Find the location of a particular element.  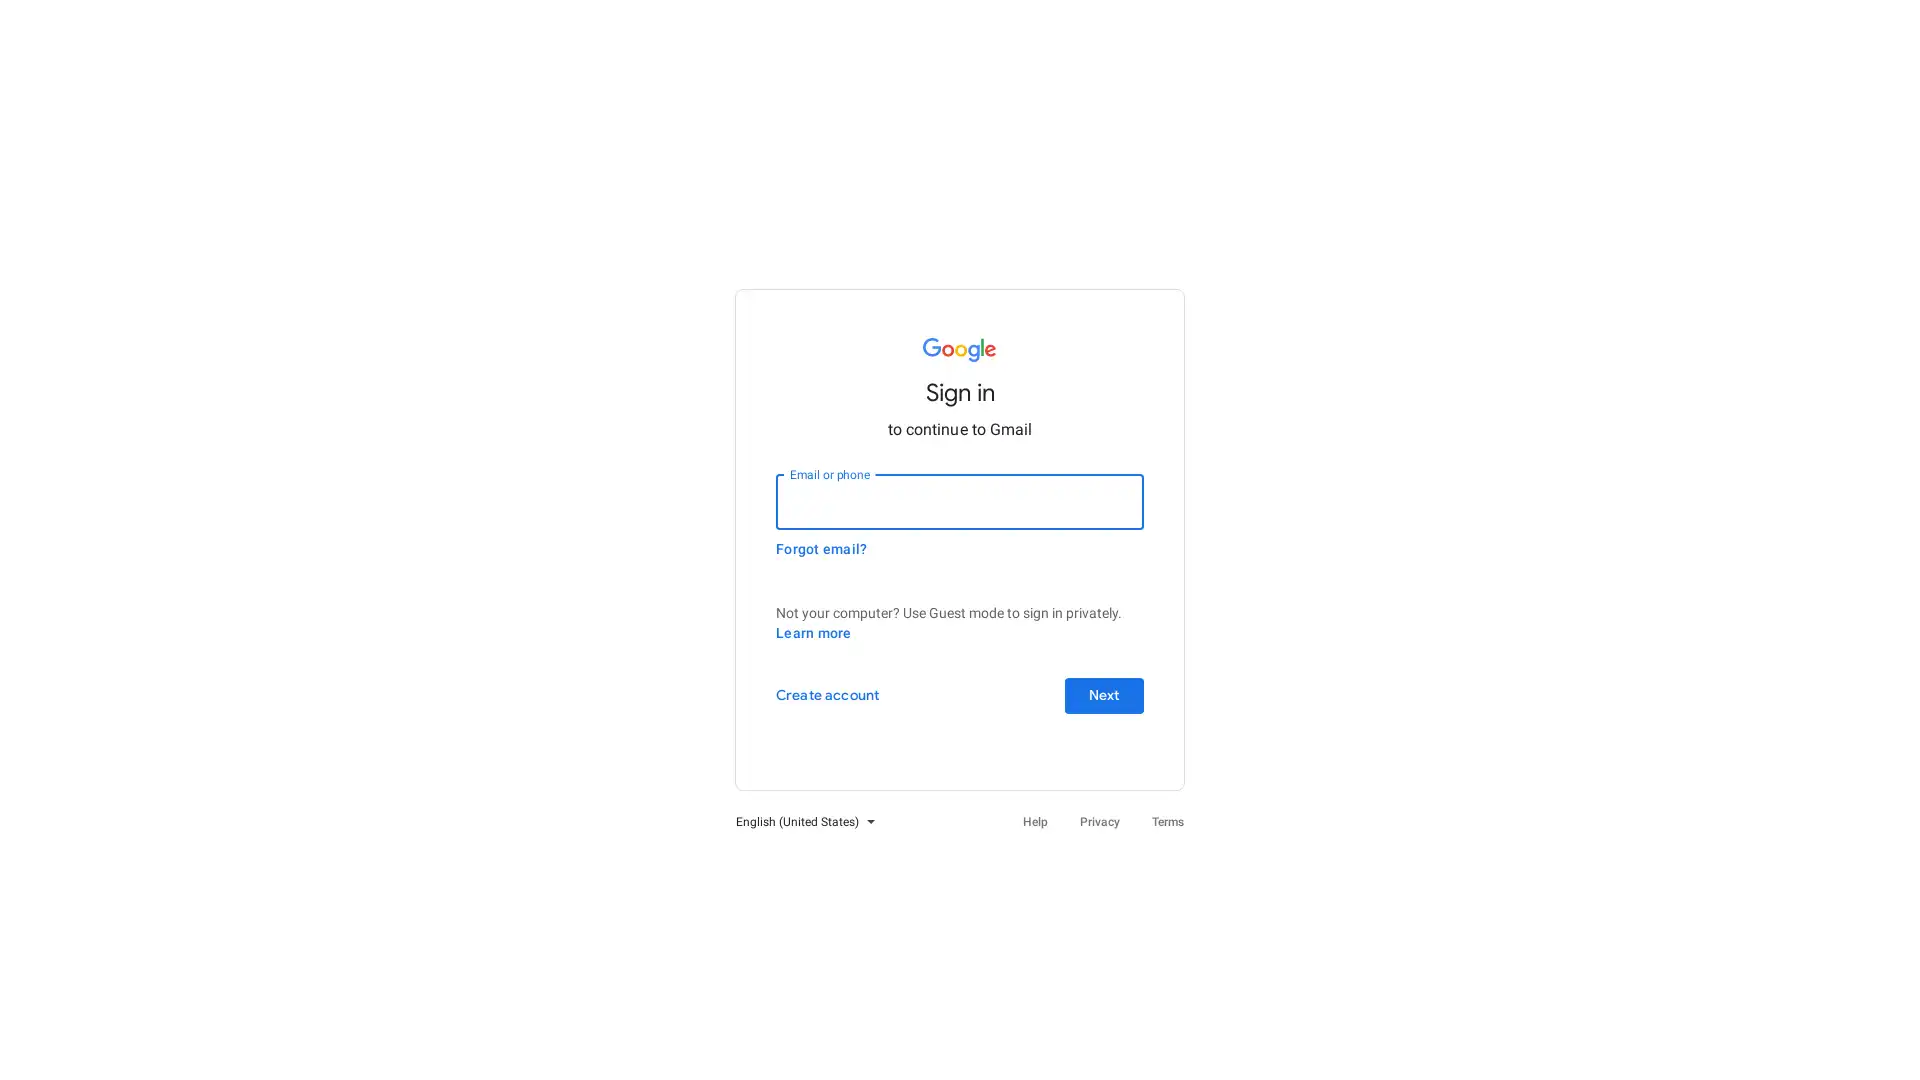

Forgot email? is located at coordinates (821, 547).